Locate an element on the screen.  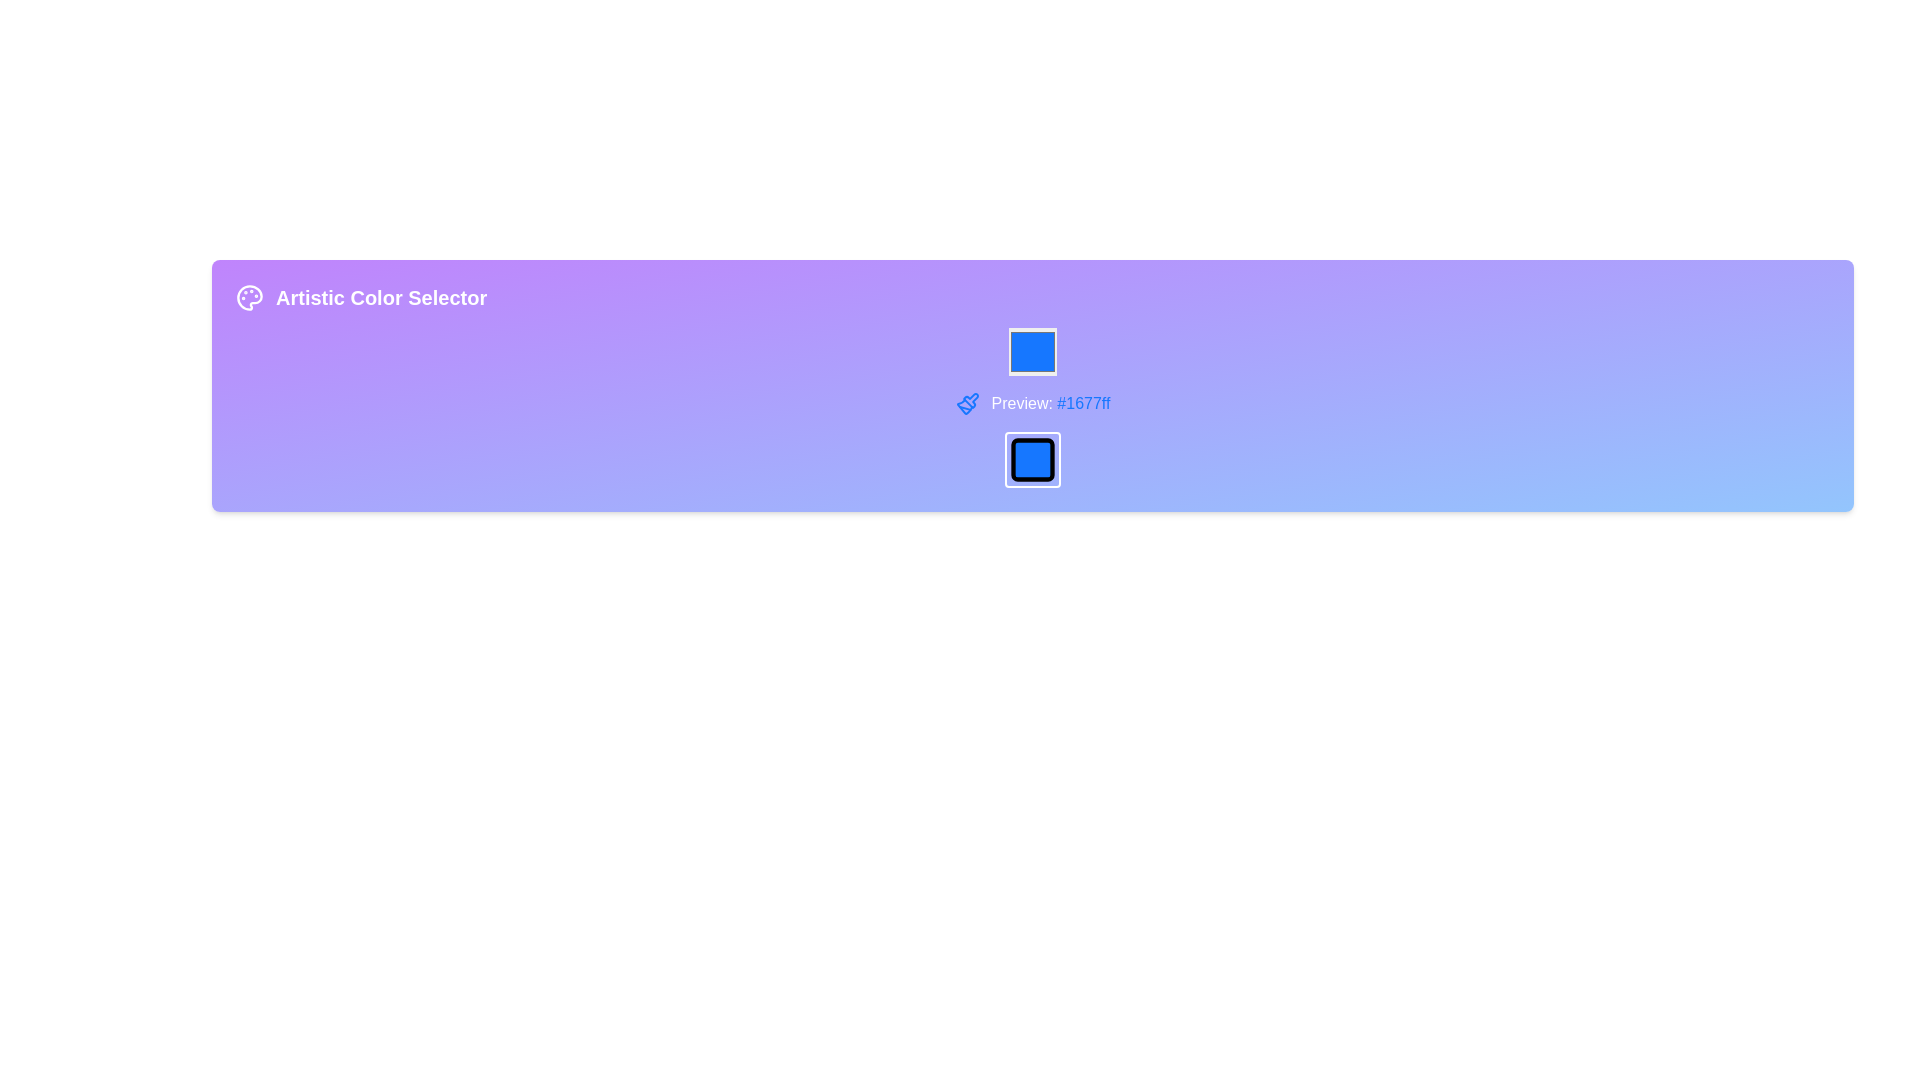
the text component displaying 'Preview: #1677ff' located towards the center-right of the interface, styled with white 'Preview:' and blue '#1677ff' is located at coordinates (1050, 404).